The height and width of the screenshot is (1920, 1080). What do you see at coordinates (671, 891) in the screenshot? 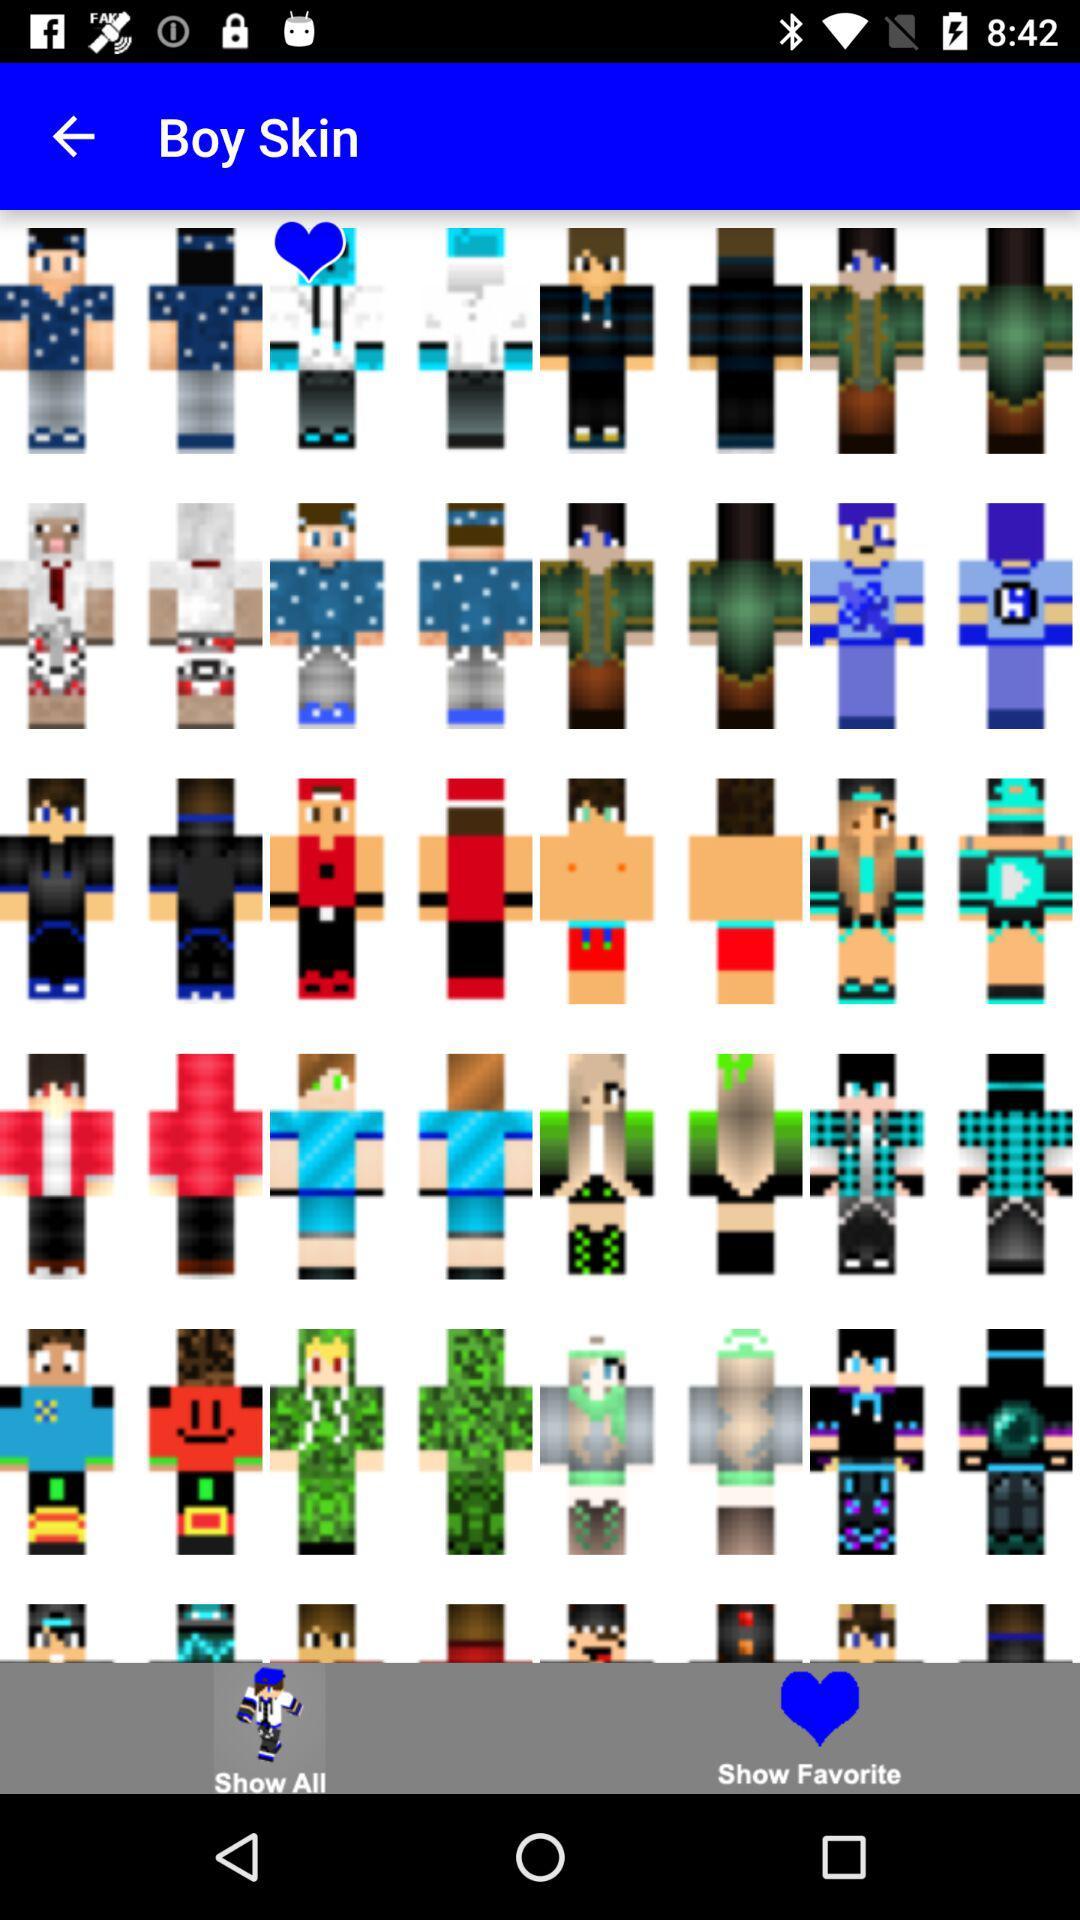
I see `the 5th and 6th images which is in the third row` at bounding box center [671, 891].